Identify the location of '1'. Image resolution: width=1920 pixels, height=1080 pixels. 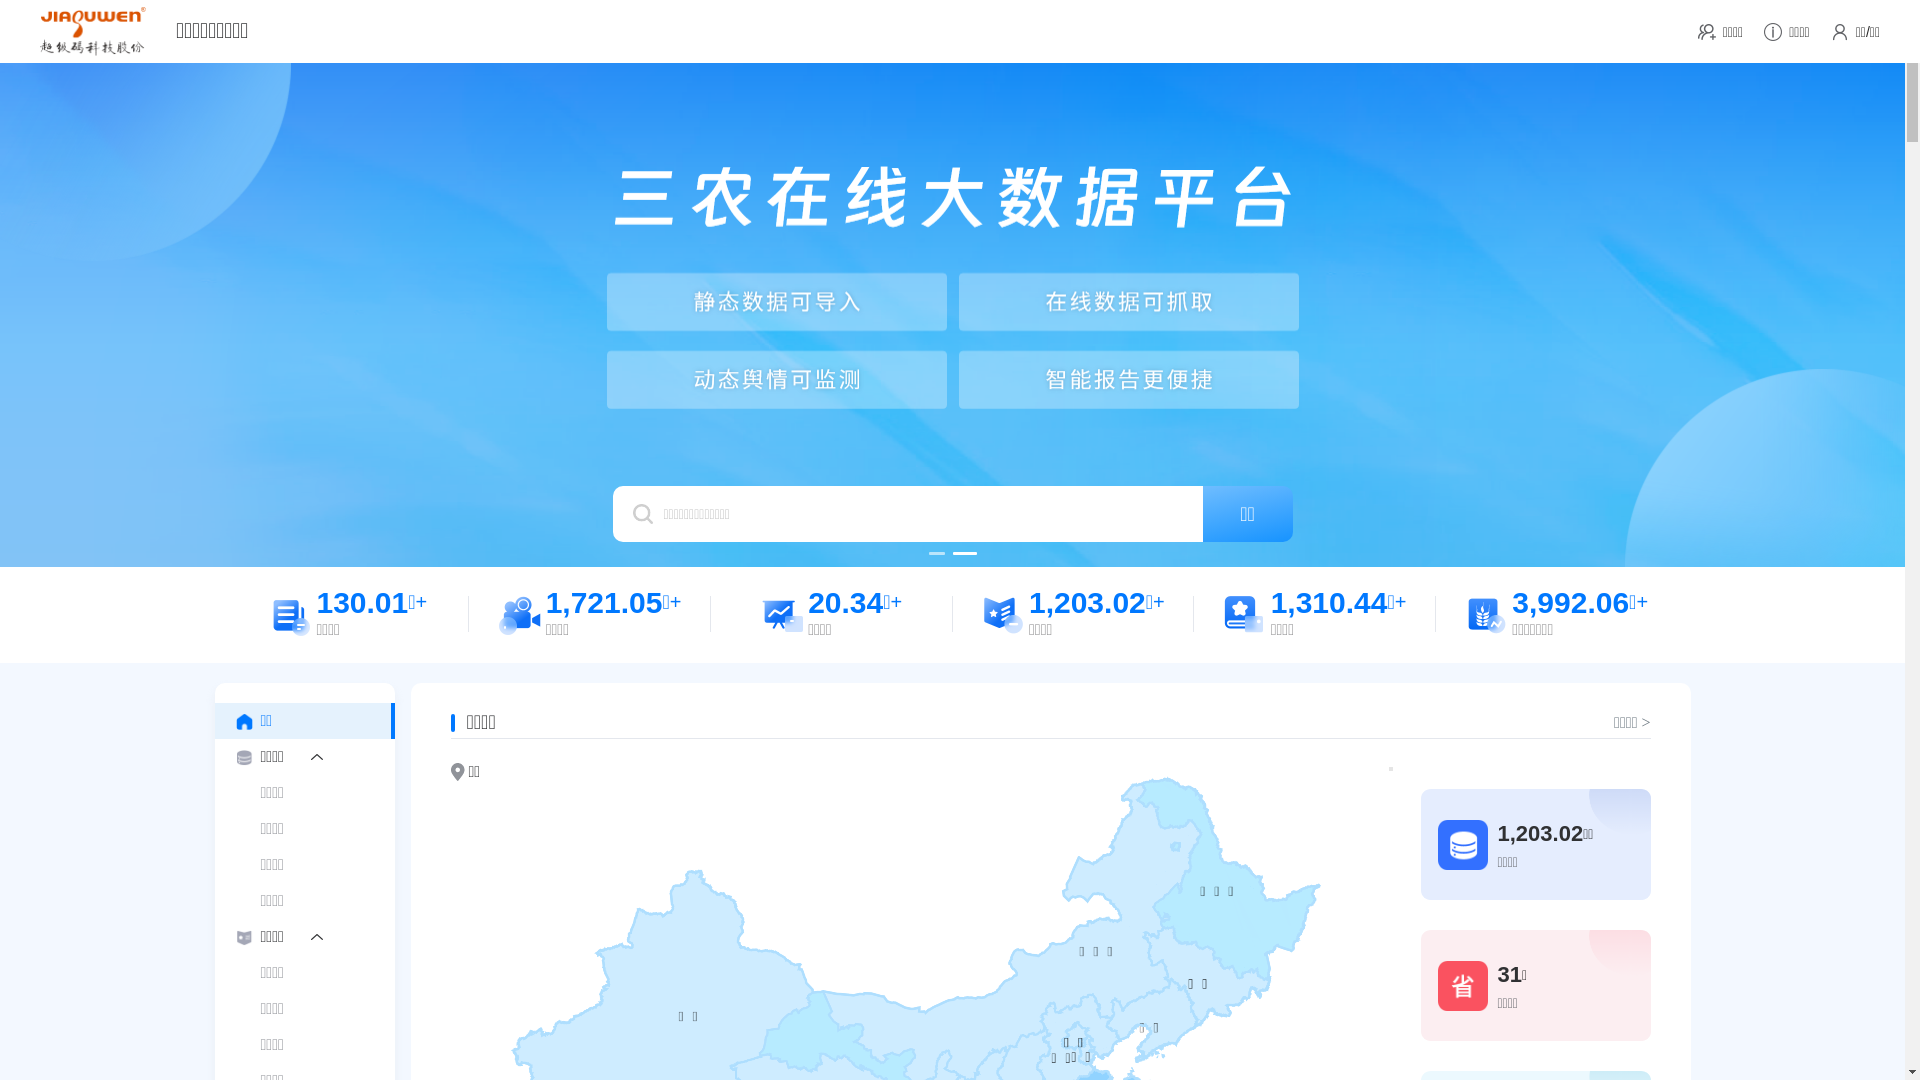
(935, 553).